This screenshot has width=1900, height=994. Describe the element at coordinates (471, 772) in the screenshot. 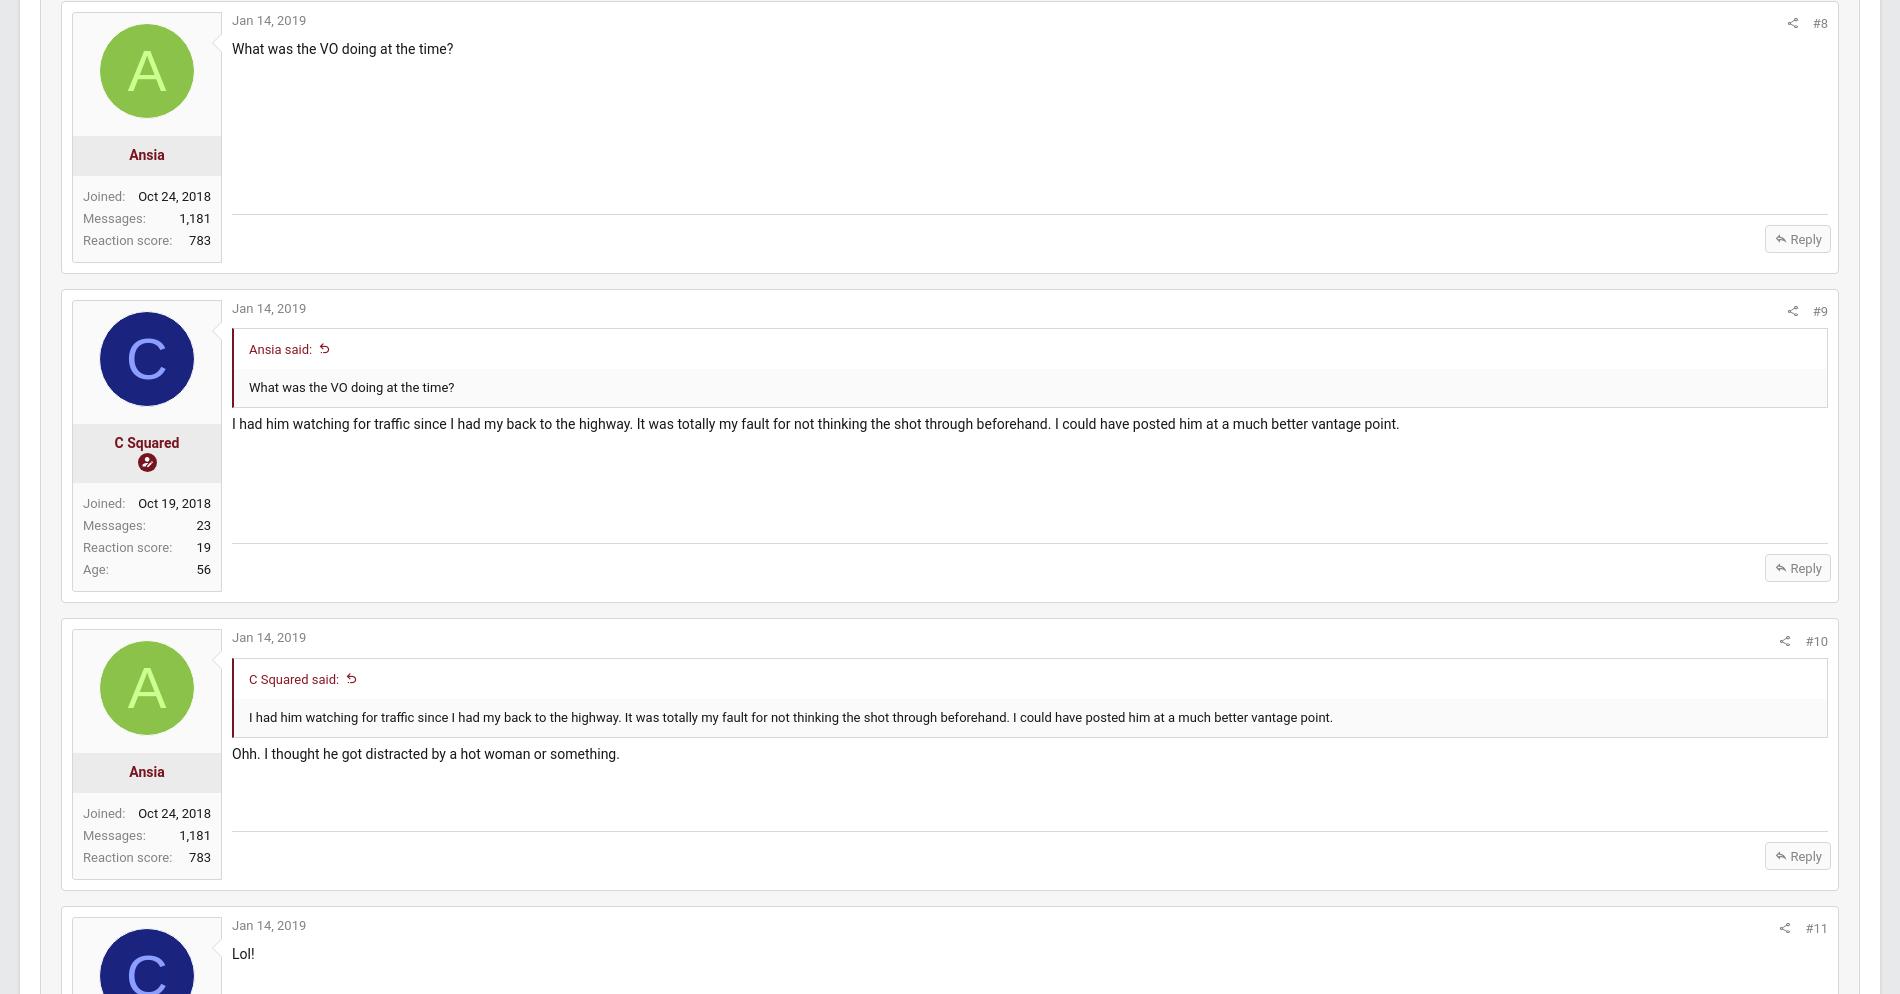

I see `'Ohh. I thought he got distracted by a hot woman or something.'` at that location.